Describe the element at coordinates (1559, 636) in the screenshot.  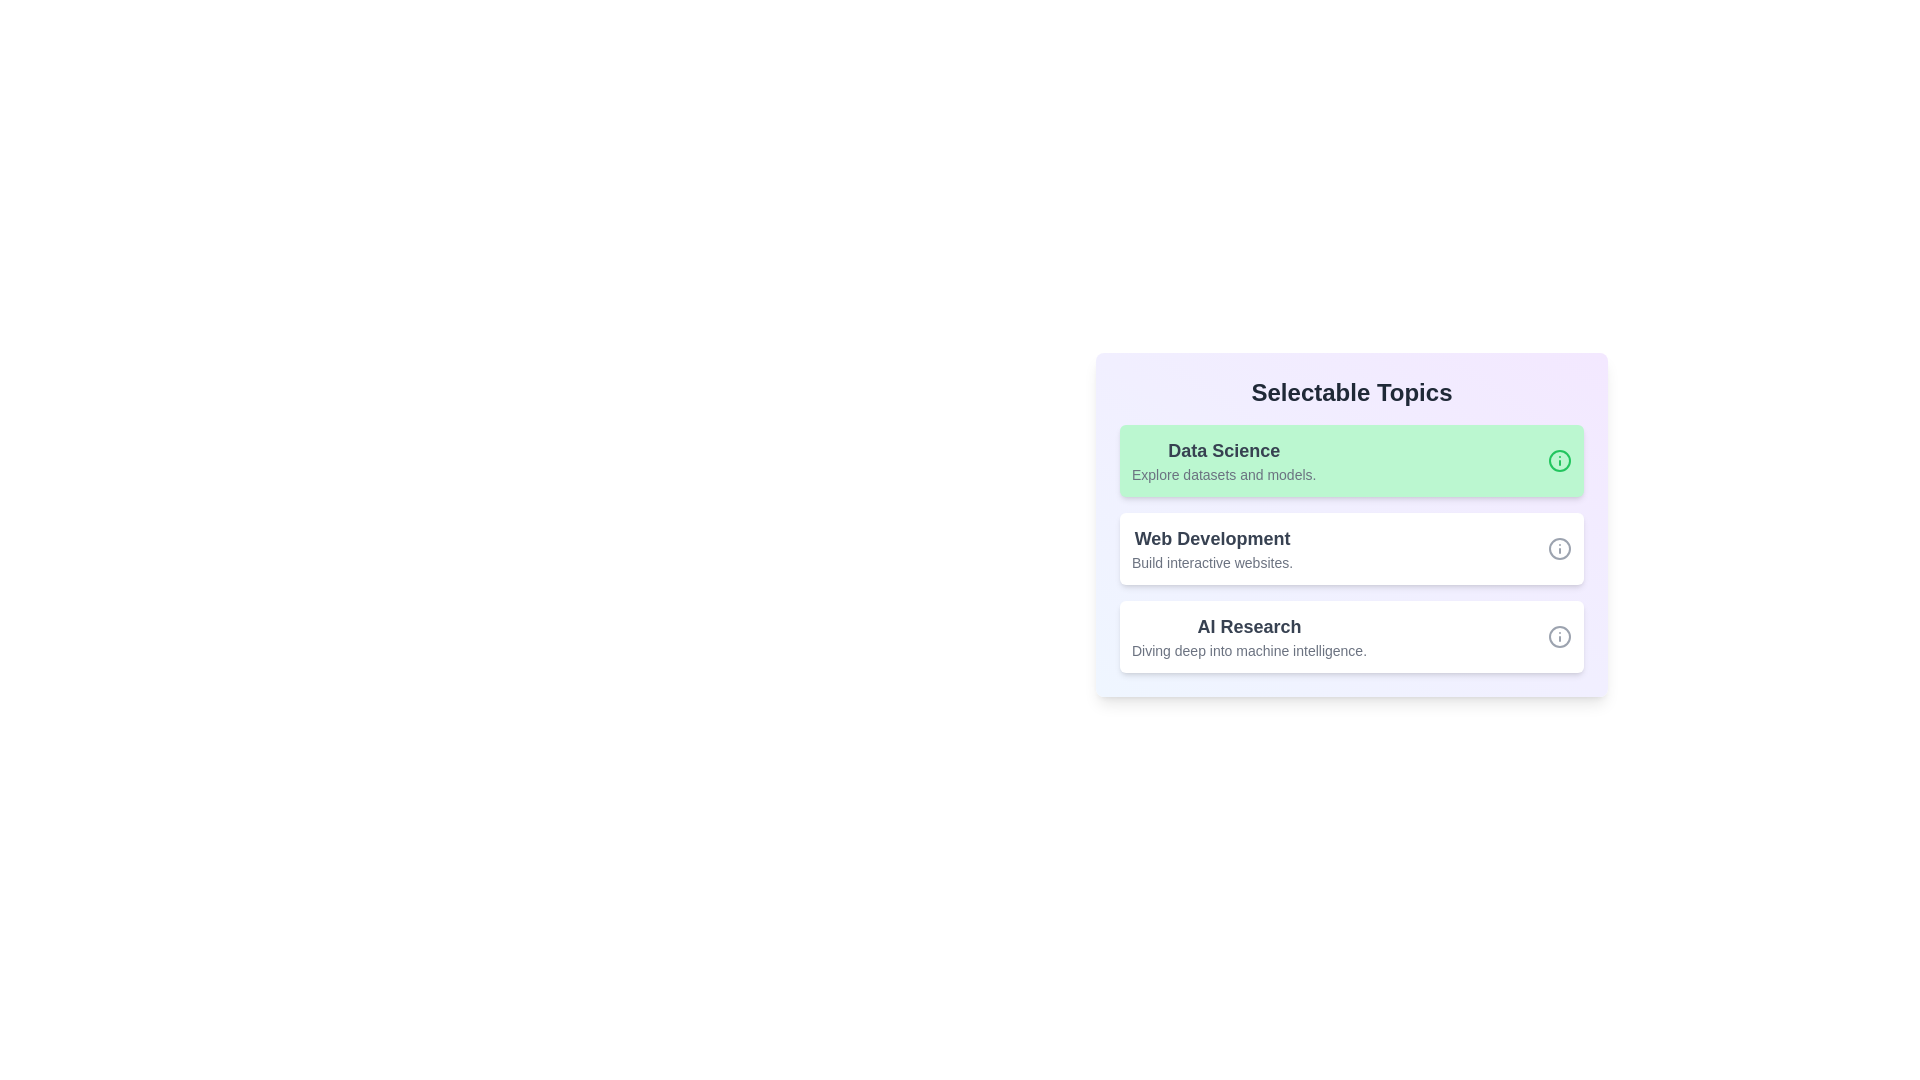
I see `the information icon for the topic AI Research` at that location.